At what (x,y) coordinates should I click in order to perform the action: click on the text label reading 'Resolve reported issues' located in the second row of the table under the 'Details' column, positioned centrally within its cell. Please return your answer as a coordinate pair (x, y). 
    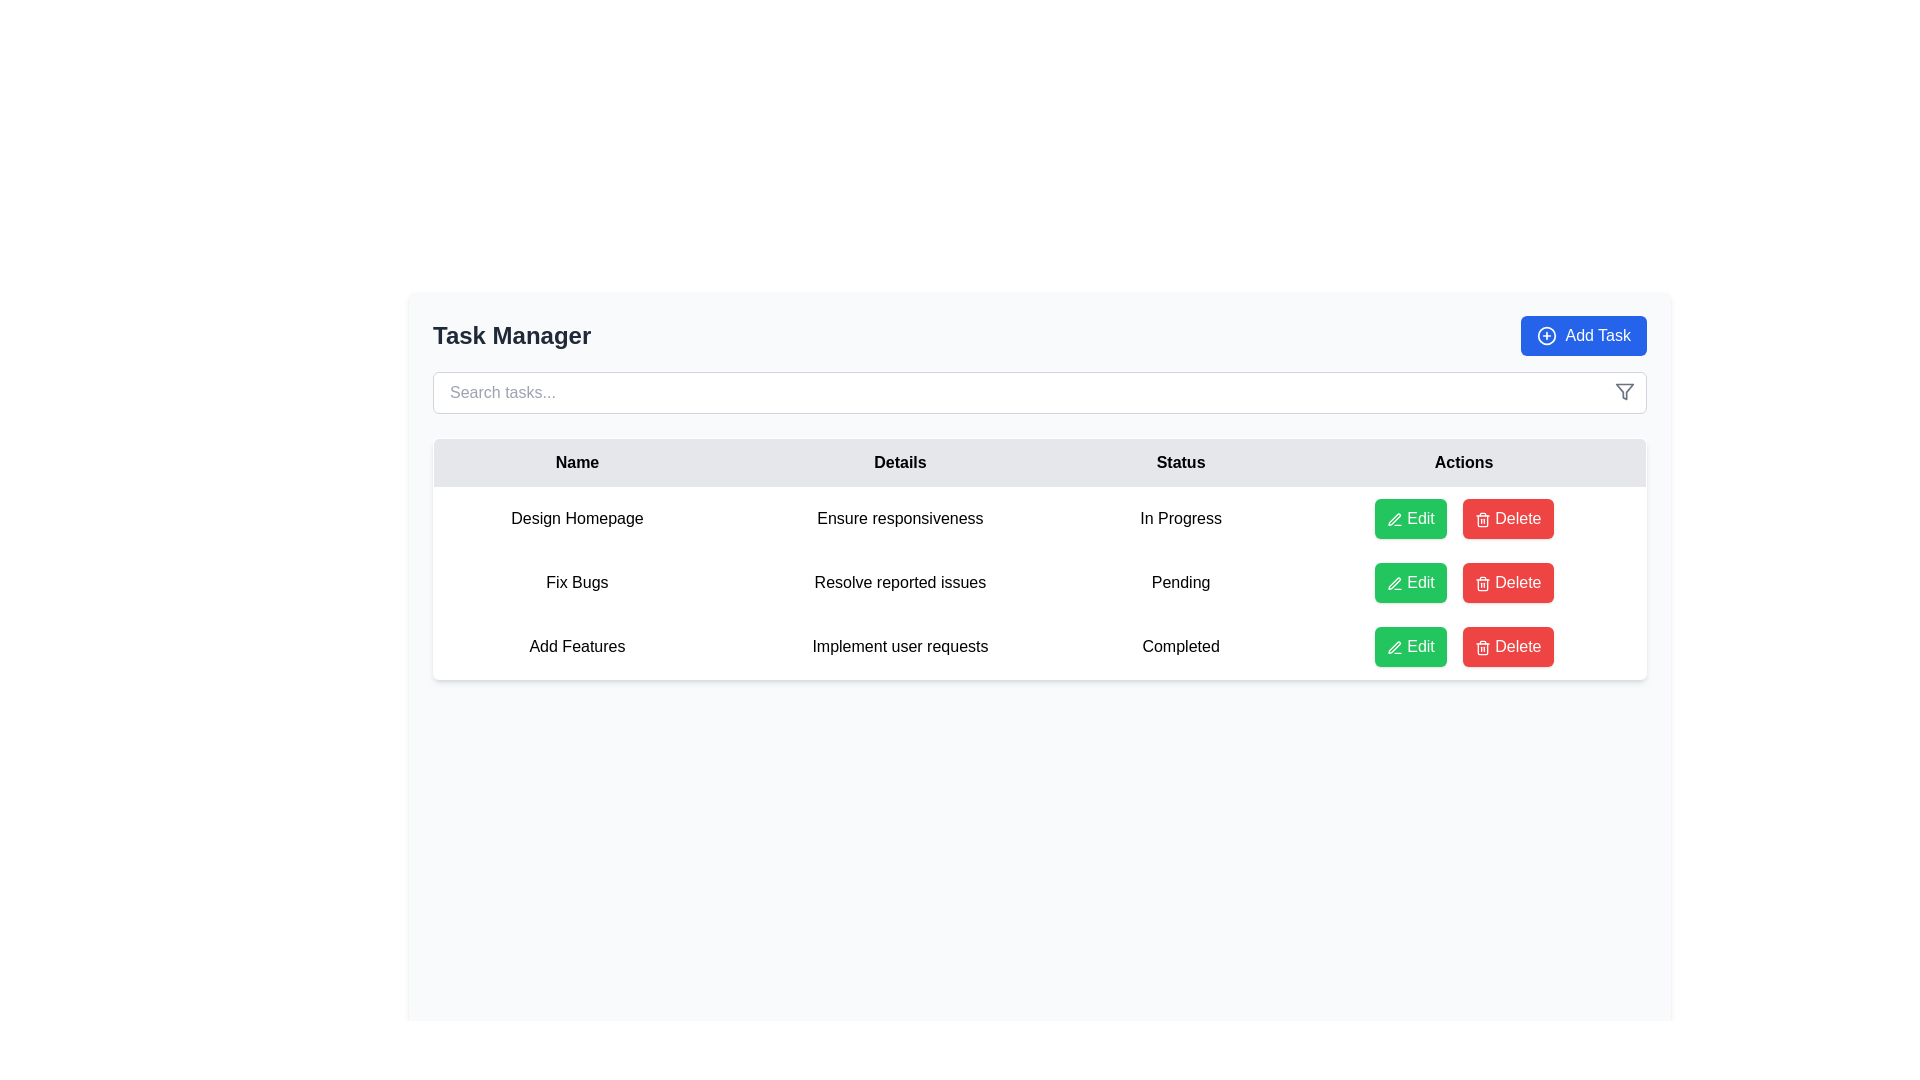
    Looking at the image, I should click on (899, 582).